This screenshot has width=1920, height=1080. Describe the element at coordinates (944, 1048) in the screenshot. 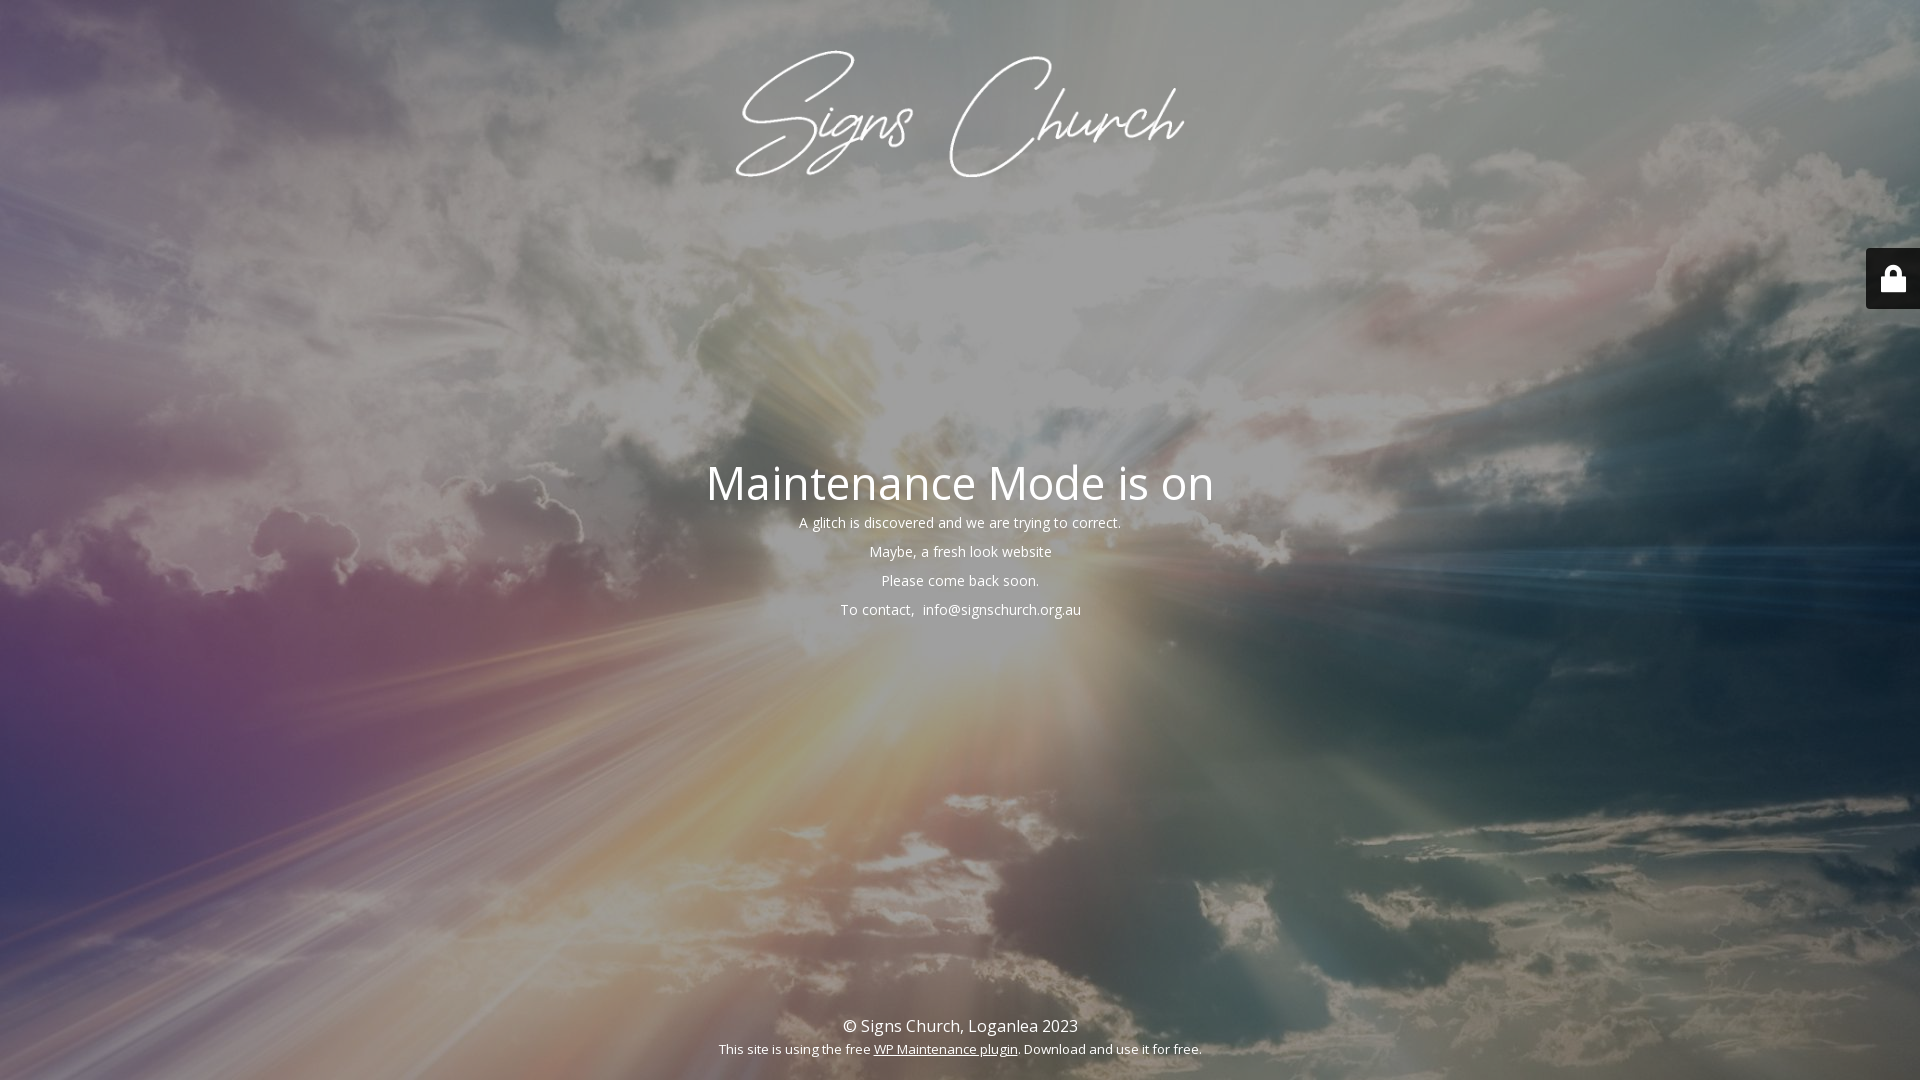

I see `'WP Maintenance plugin'` at that location.